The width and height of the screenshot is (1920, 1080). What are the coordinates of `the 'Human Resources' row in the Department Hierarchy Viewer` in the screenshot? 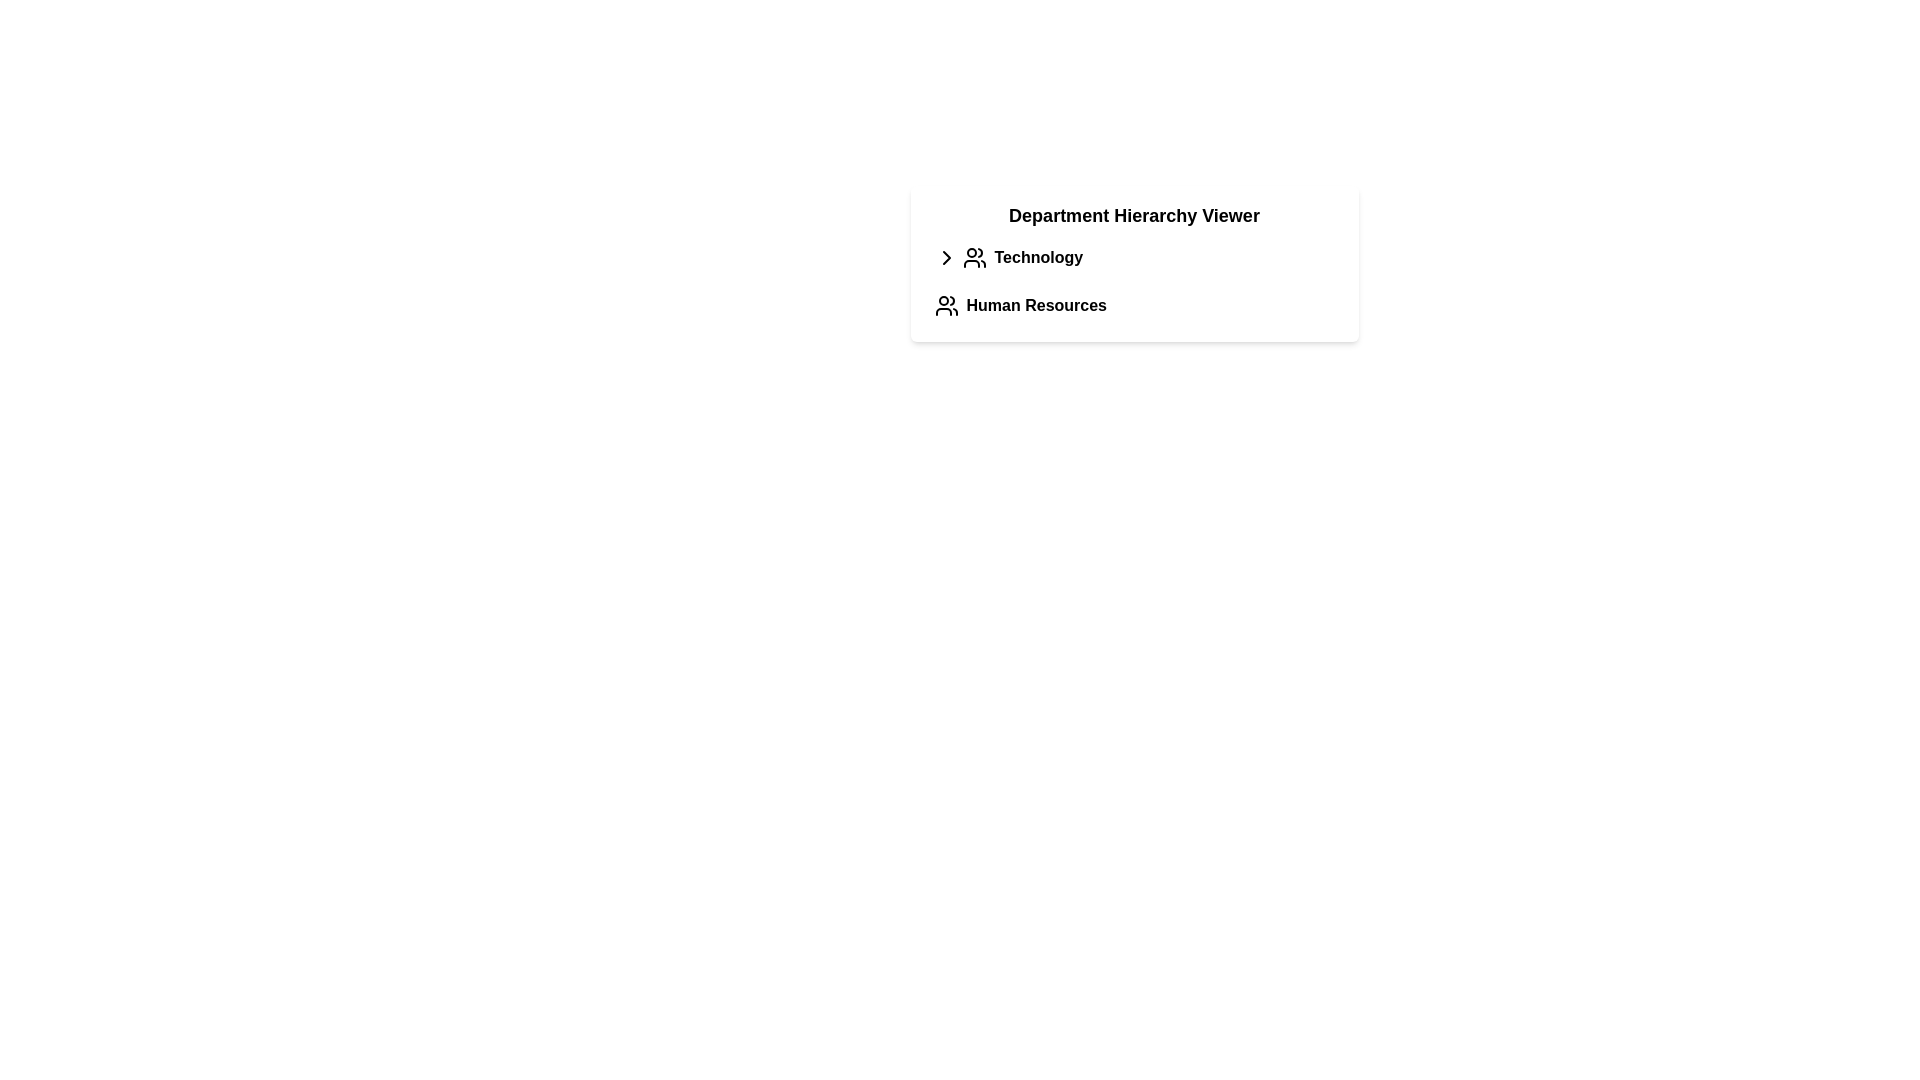 It's located at (1134, 281).